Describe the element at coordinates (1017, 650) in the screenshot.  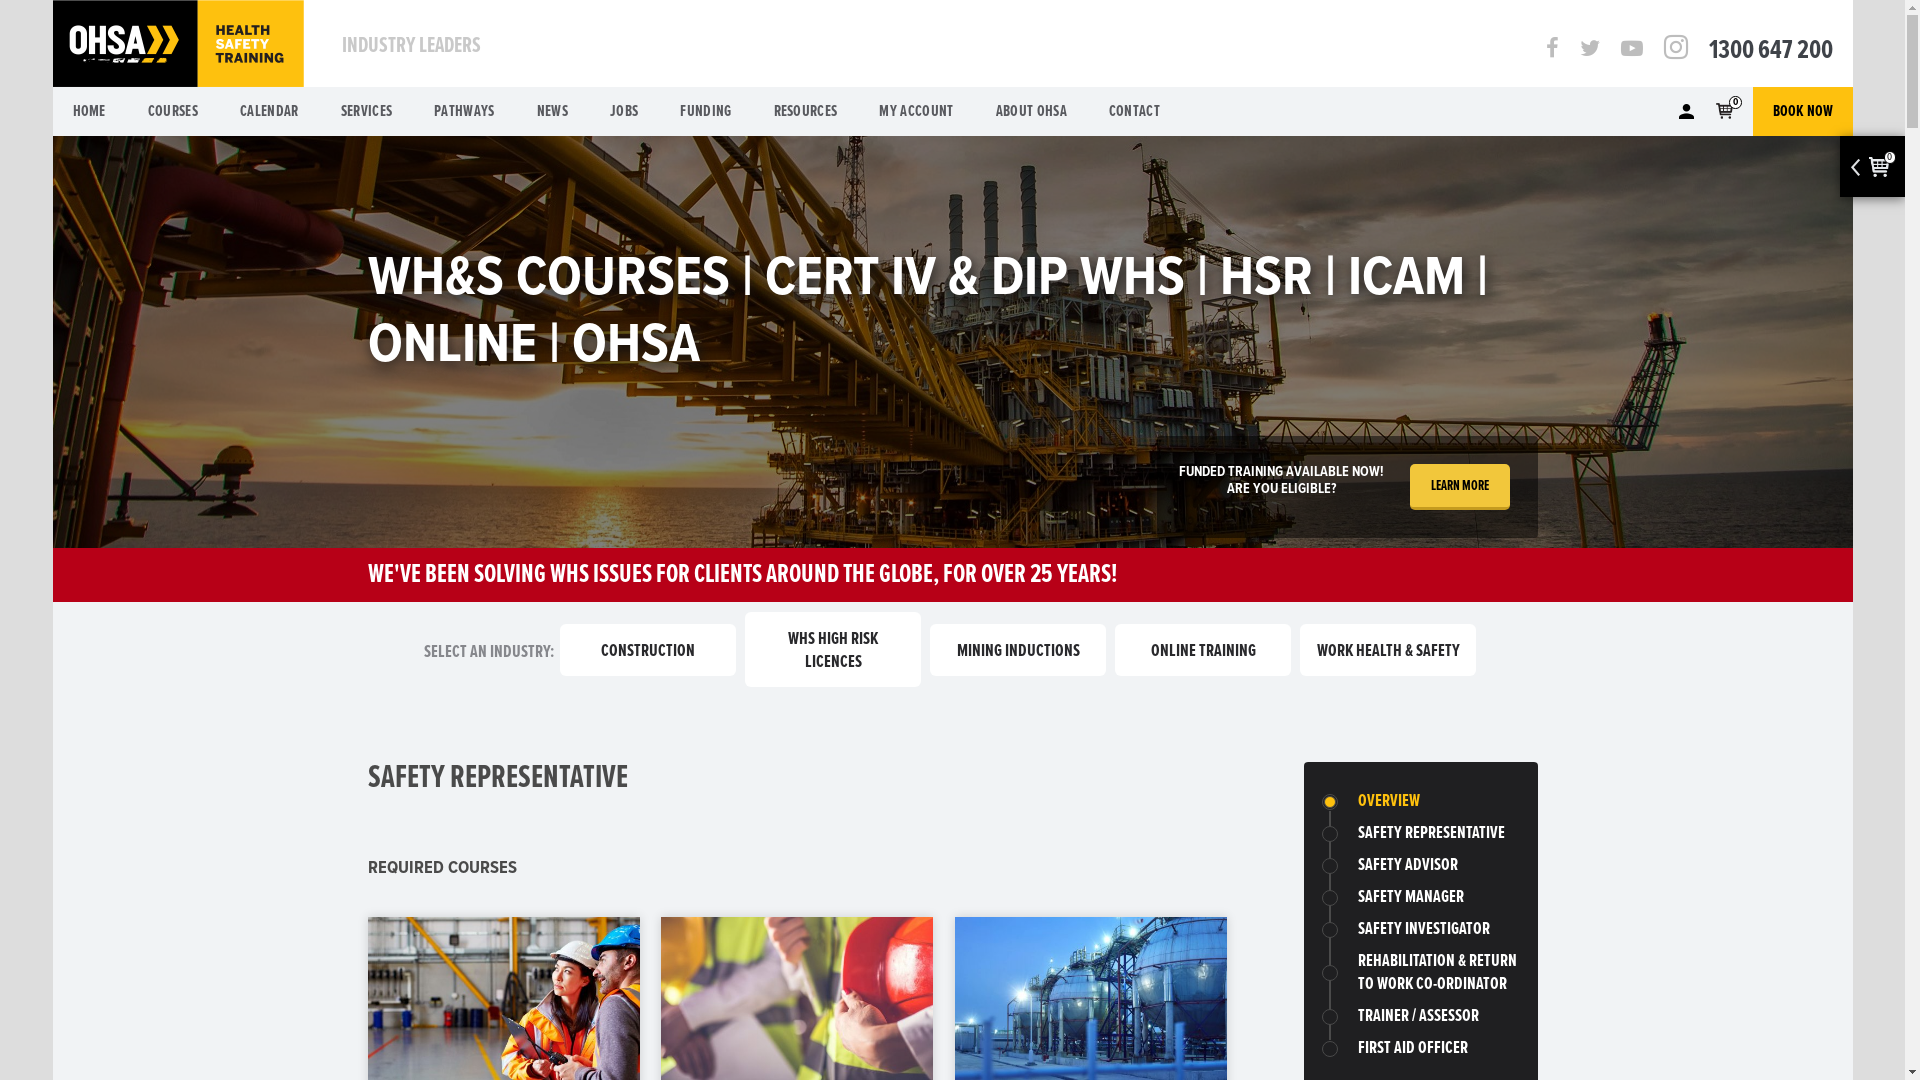
I see `'MINING INDUCTIONS'` at that location.